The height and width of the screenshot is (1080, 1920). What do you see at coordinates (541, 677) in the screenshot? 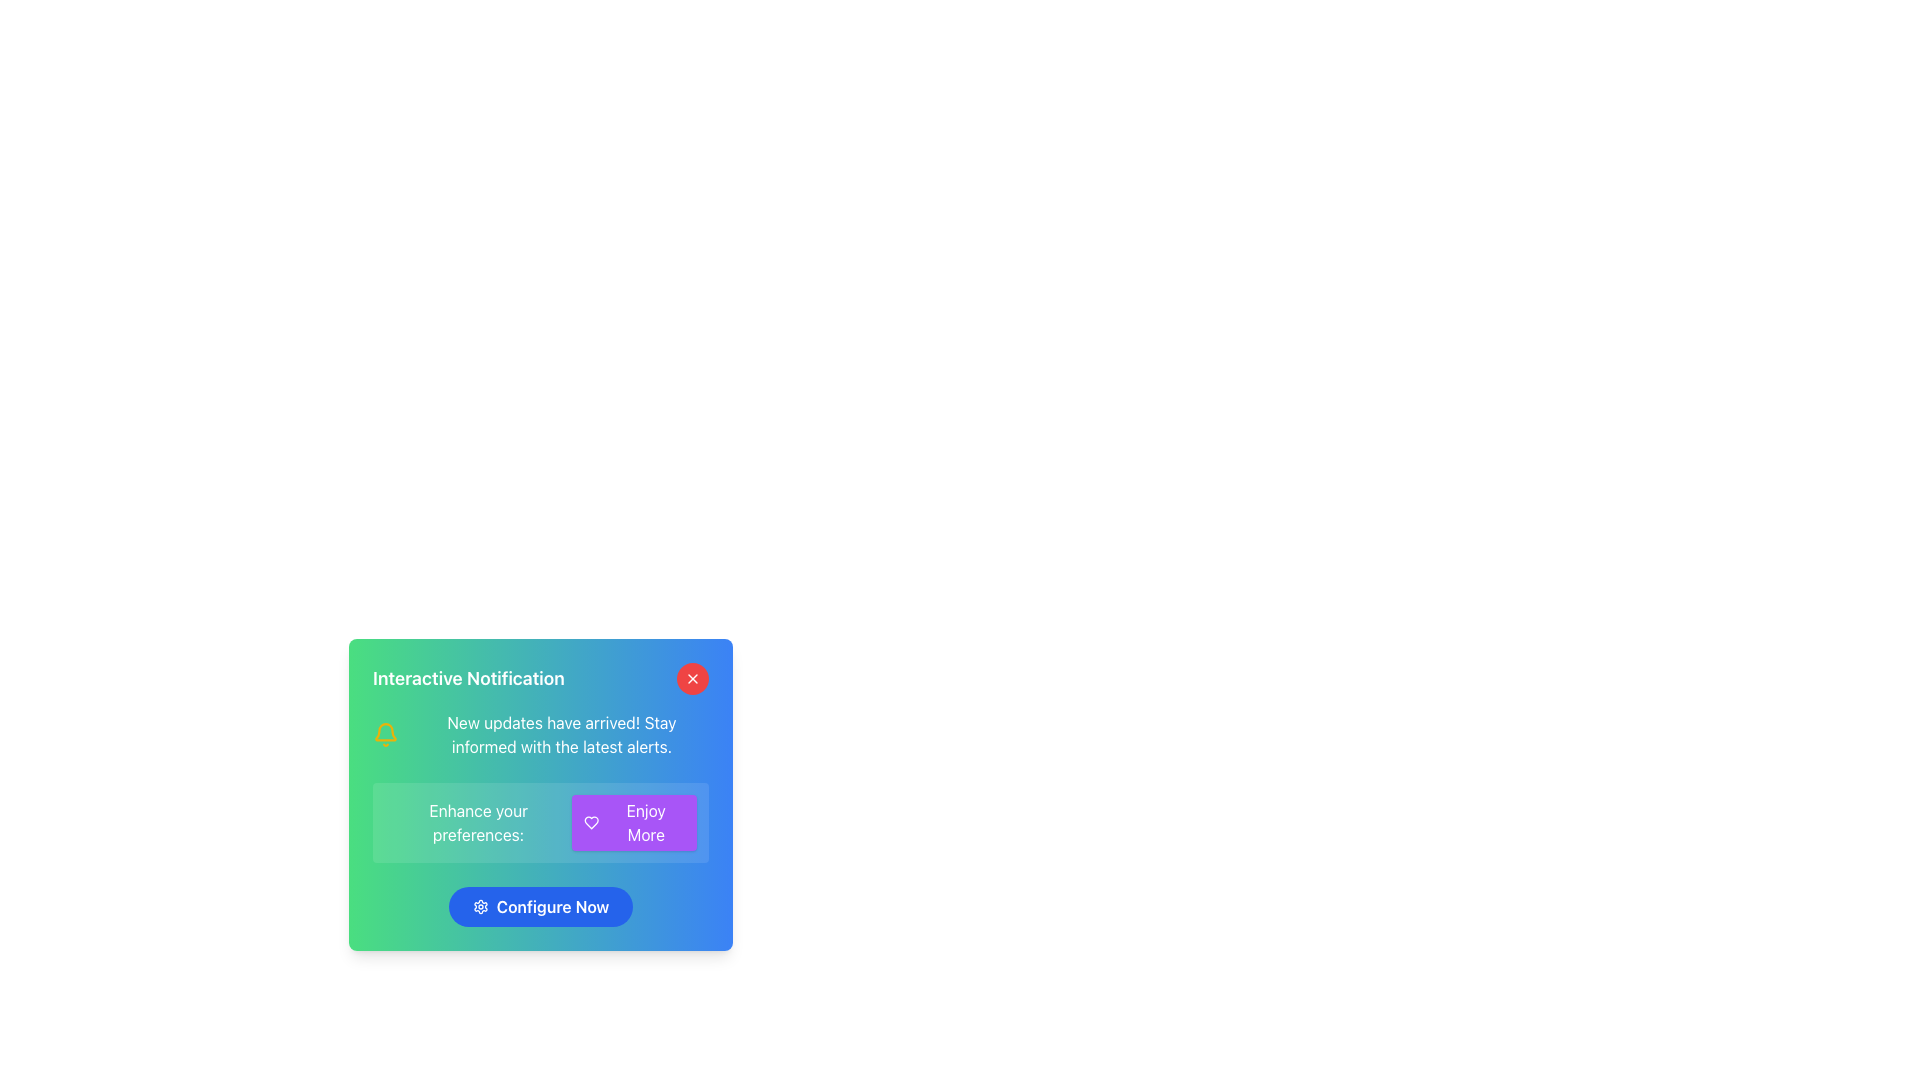
I see `the non-interactive text label displaying 'Interactive Notification' in bold font, located on the left side of the header section of the card-like component` at bounding box center [541, 677].